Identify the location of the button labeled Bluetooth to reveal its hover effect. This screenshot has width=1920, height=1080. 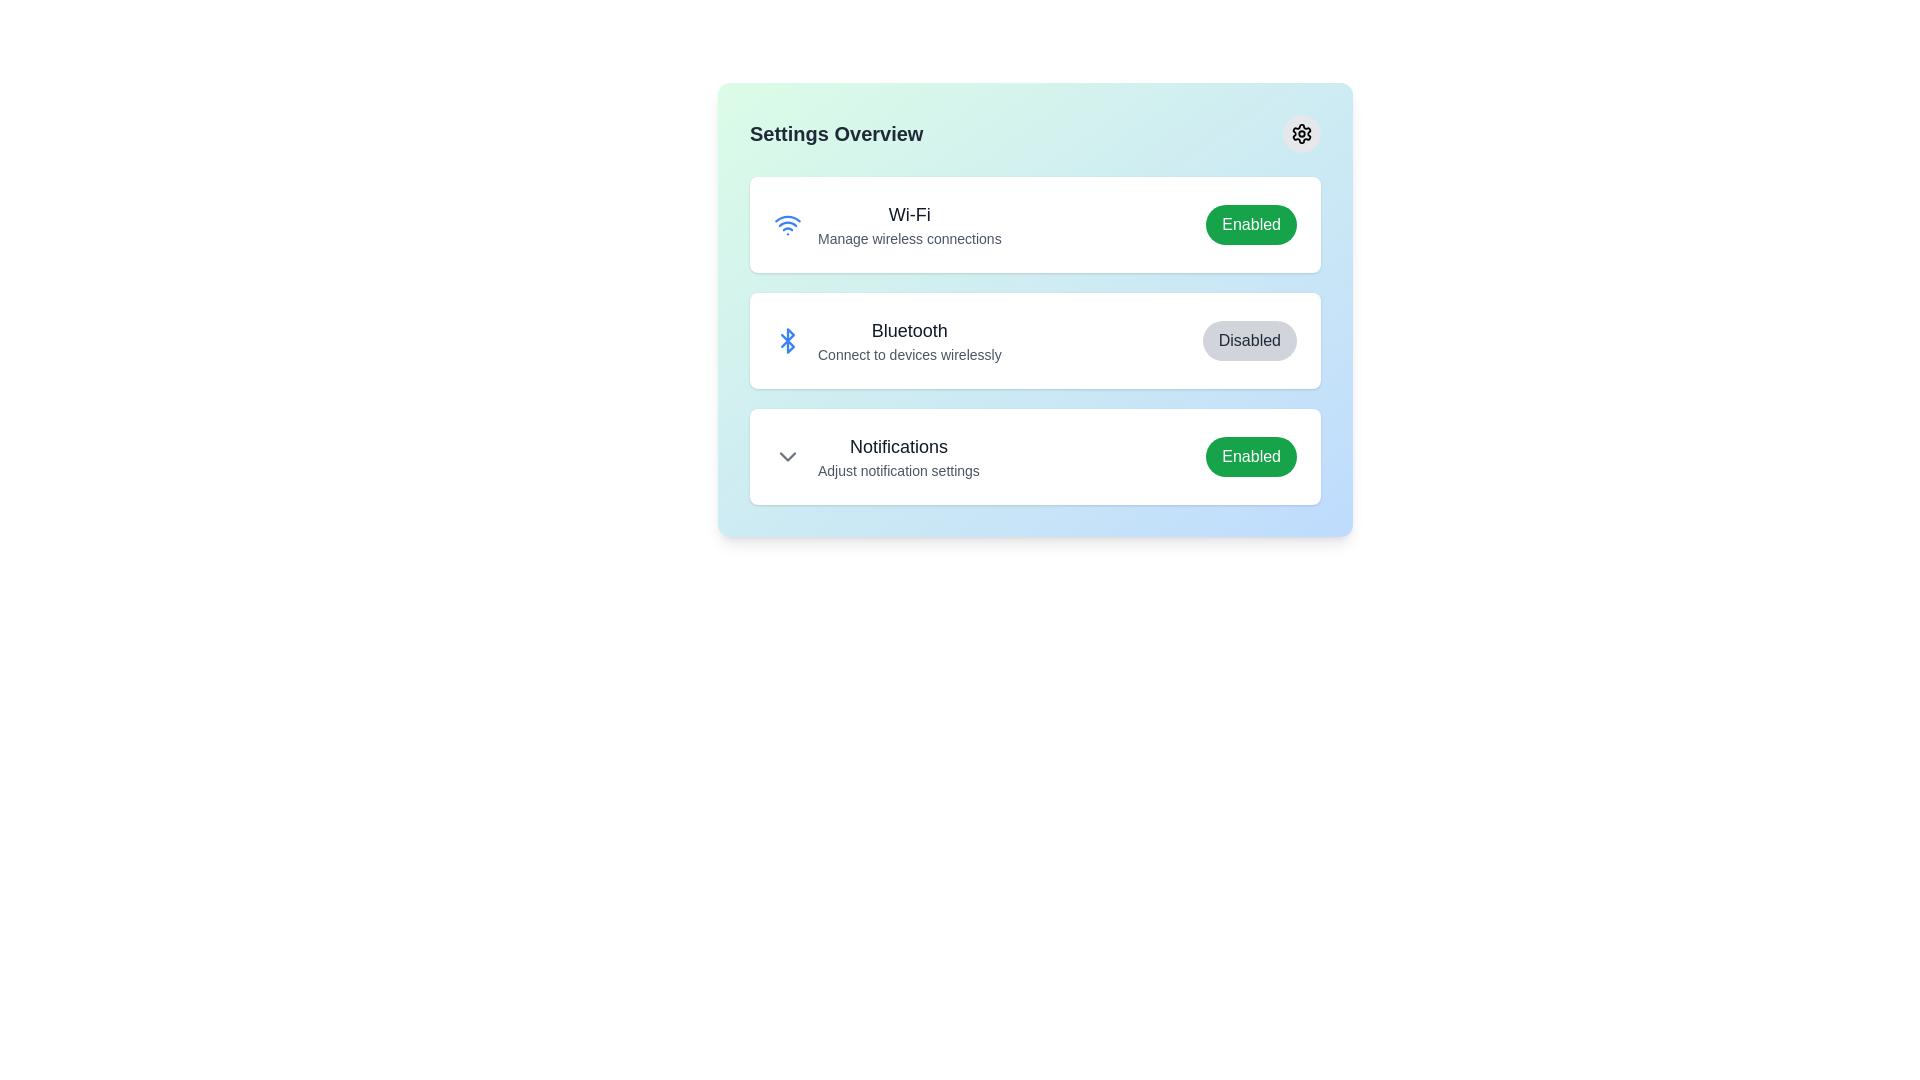
(1248, 339).